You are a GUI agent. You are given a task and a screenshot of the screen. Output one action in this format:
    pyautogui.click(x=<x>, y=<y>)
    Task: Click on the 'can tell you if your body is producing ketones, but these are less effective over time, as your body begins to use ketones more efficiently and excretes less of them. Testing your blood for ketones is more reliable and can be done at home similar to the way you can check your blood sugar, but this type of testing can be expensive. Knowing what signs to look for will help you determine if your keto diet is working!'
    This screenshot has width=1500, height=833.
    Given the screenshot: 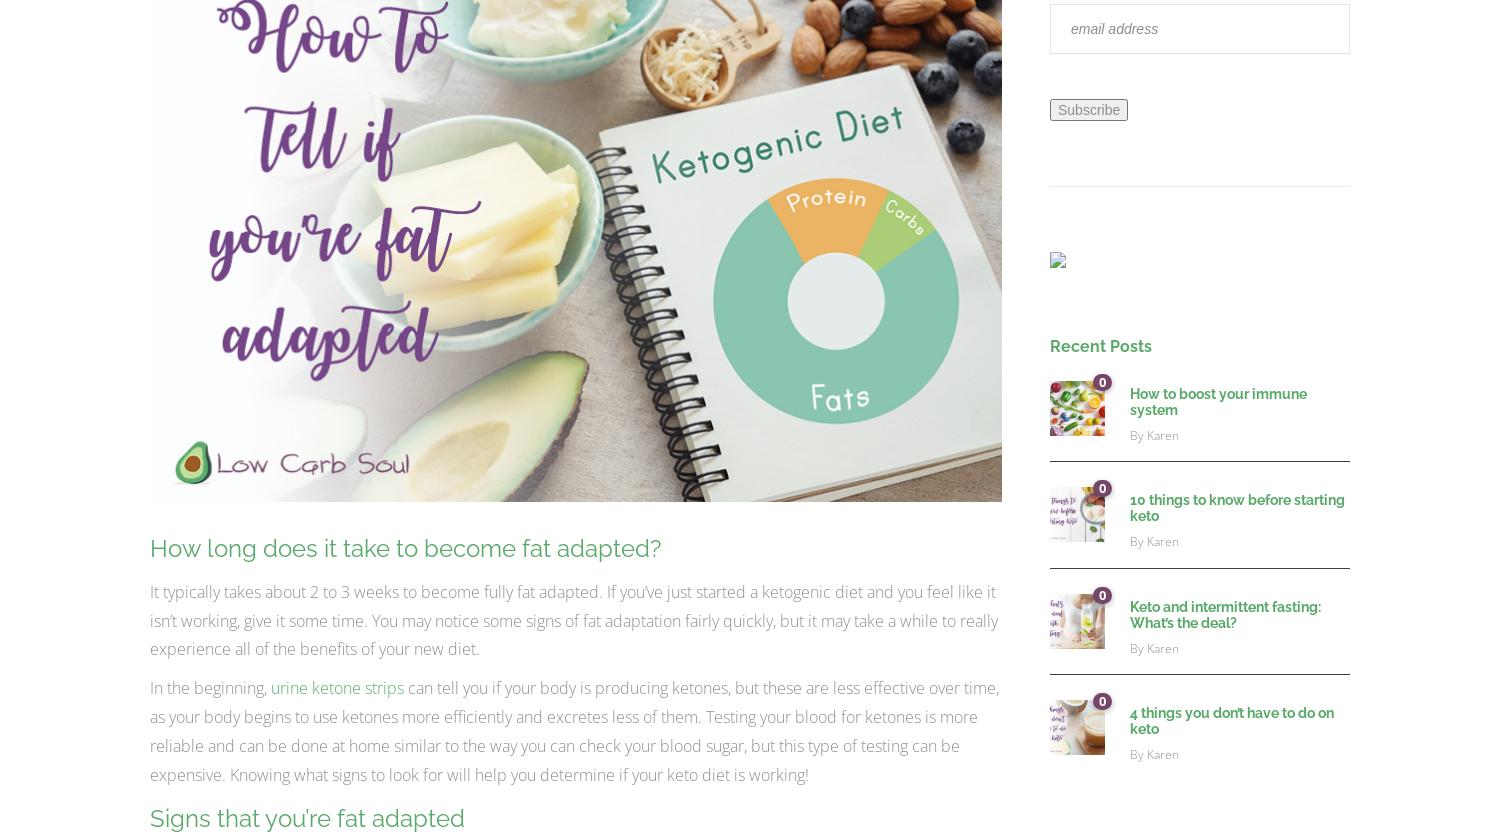 What is the action you would take?
    pyautogui.click(x=573, y=731)
    